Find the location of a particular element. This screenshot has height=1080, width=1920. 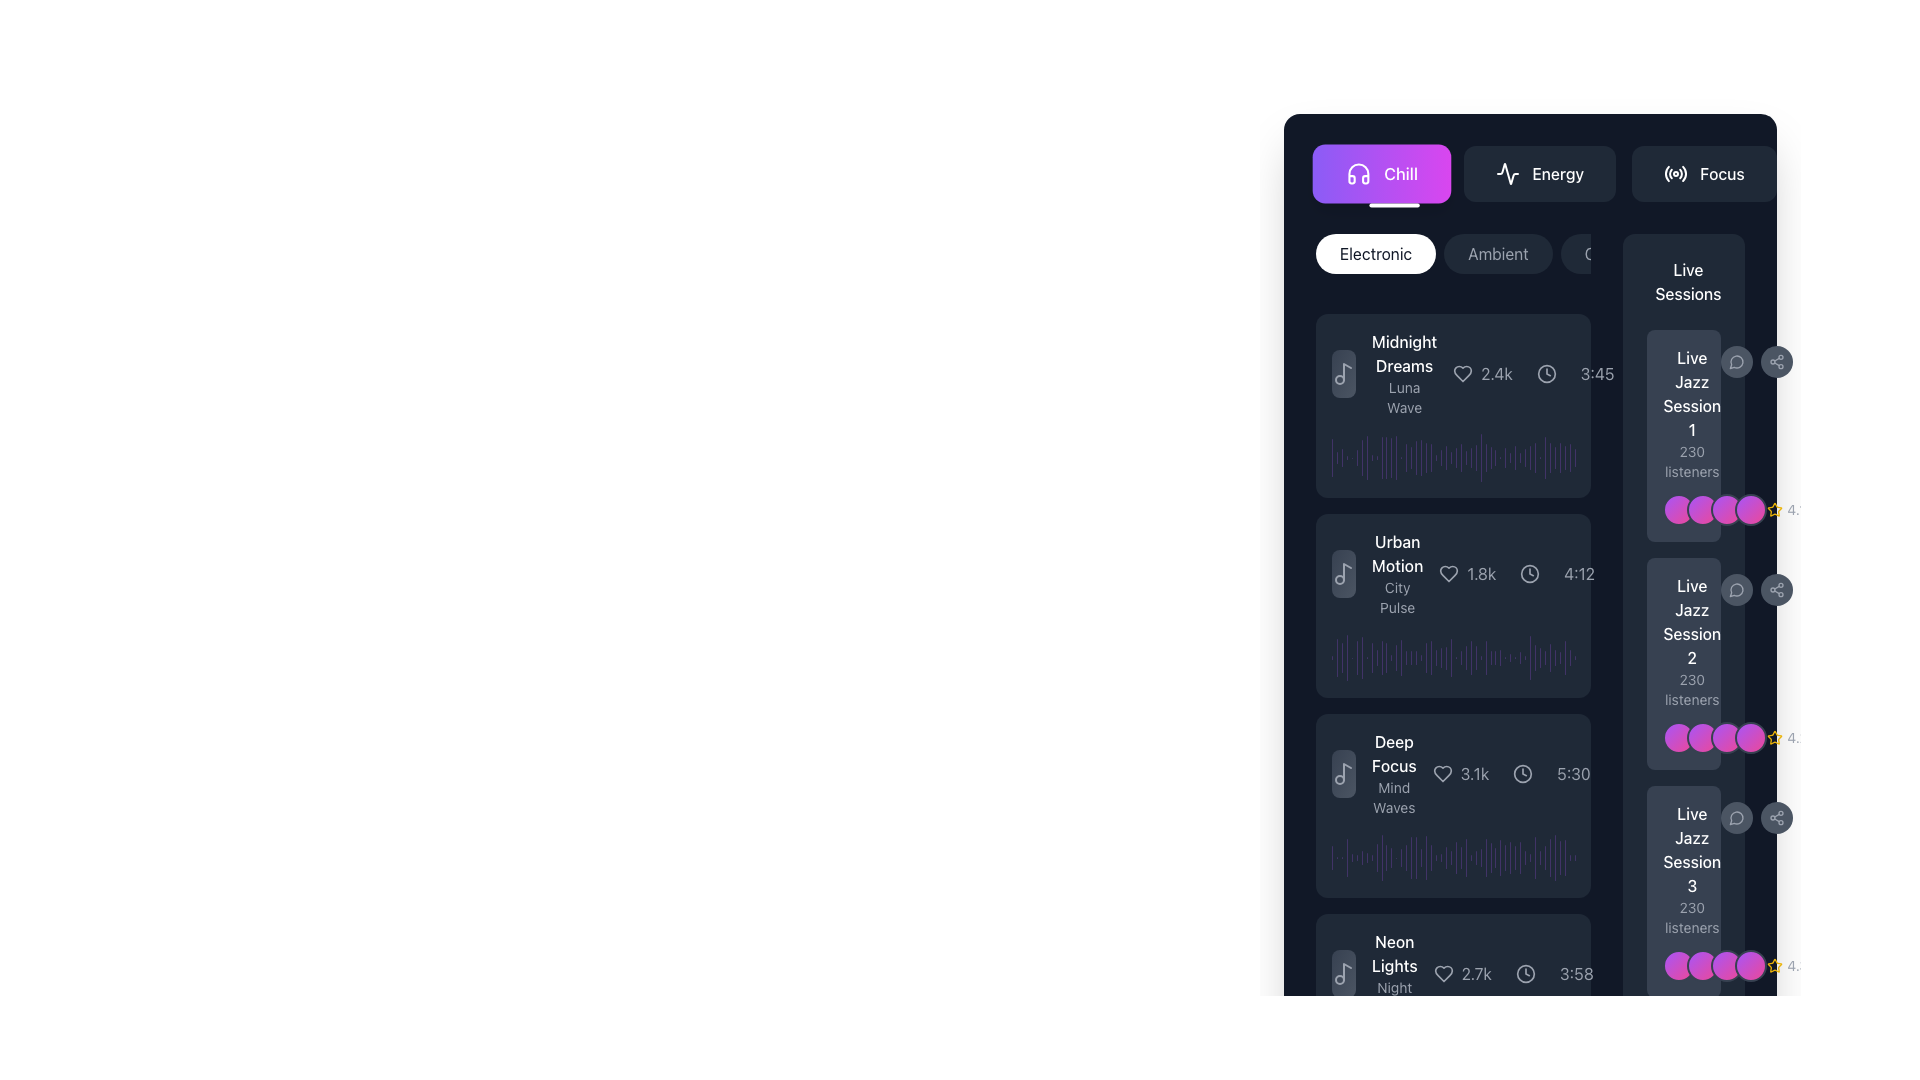

the 36th vertical purple bar in the right-hand column of the graph is located at coordinates (1524, 458).